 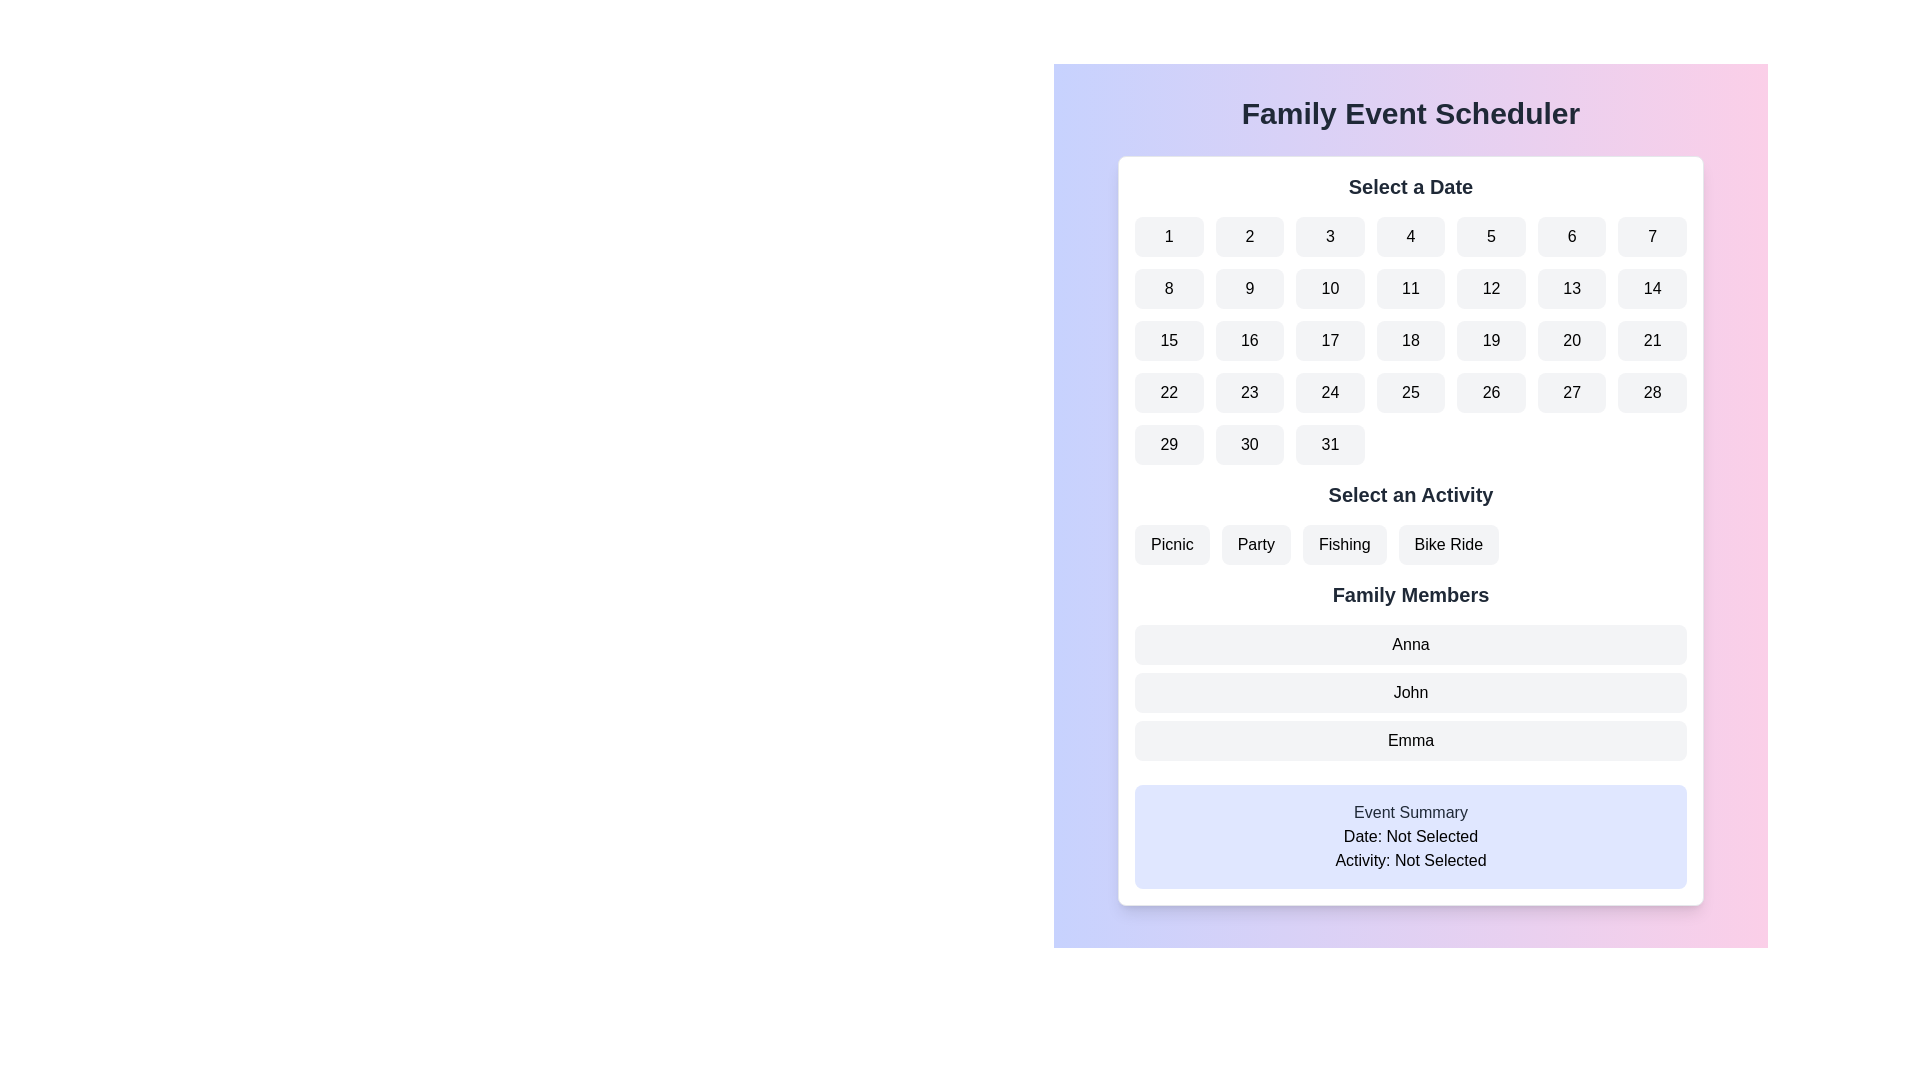 I want to click on the selectable date button located in the second row and second column of the calendar grid, so click(x=1248, y=289).